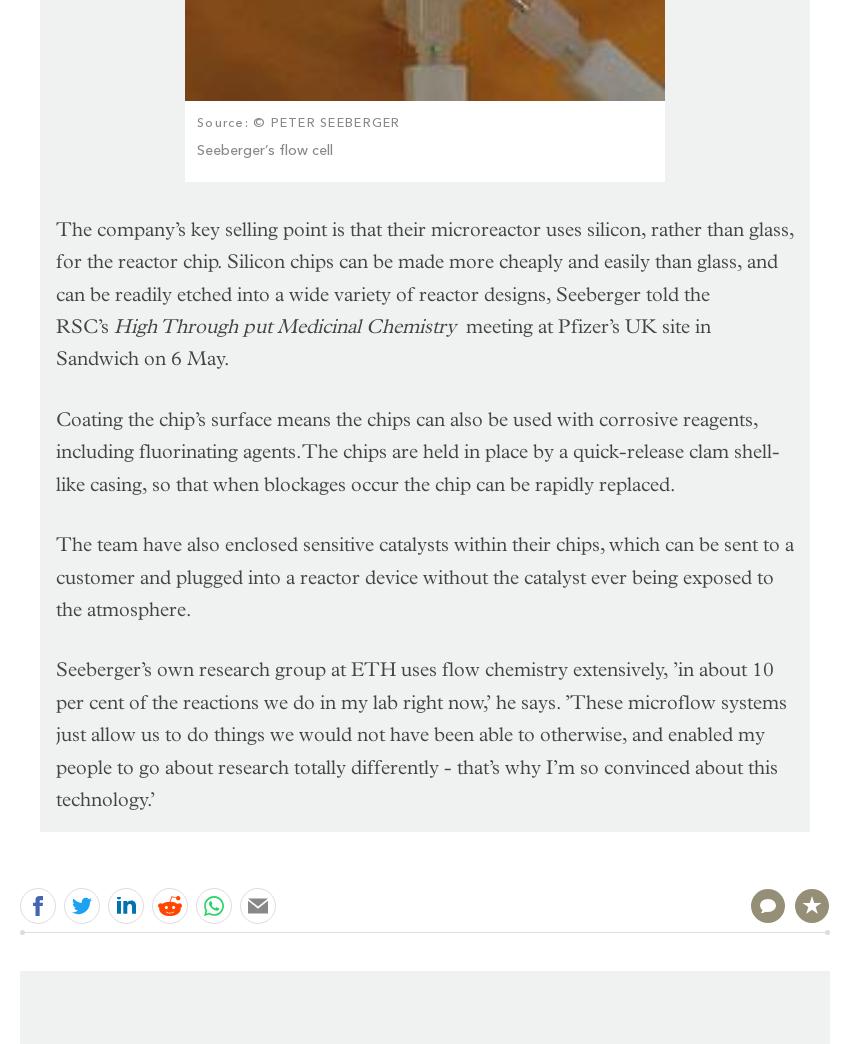 This screenshot has height=1044, width=850. I want to click on 'Coating the chip’s surface means the chips can also be used with corrosive reagents, including fluorinating agents. The chips are held in place by a quick-release clam shell-like casing, so that when blockages occur the chip can be rapidly replaced.', so click(418, 450).